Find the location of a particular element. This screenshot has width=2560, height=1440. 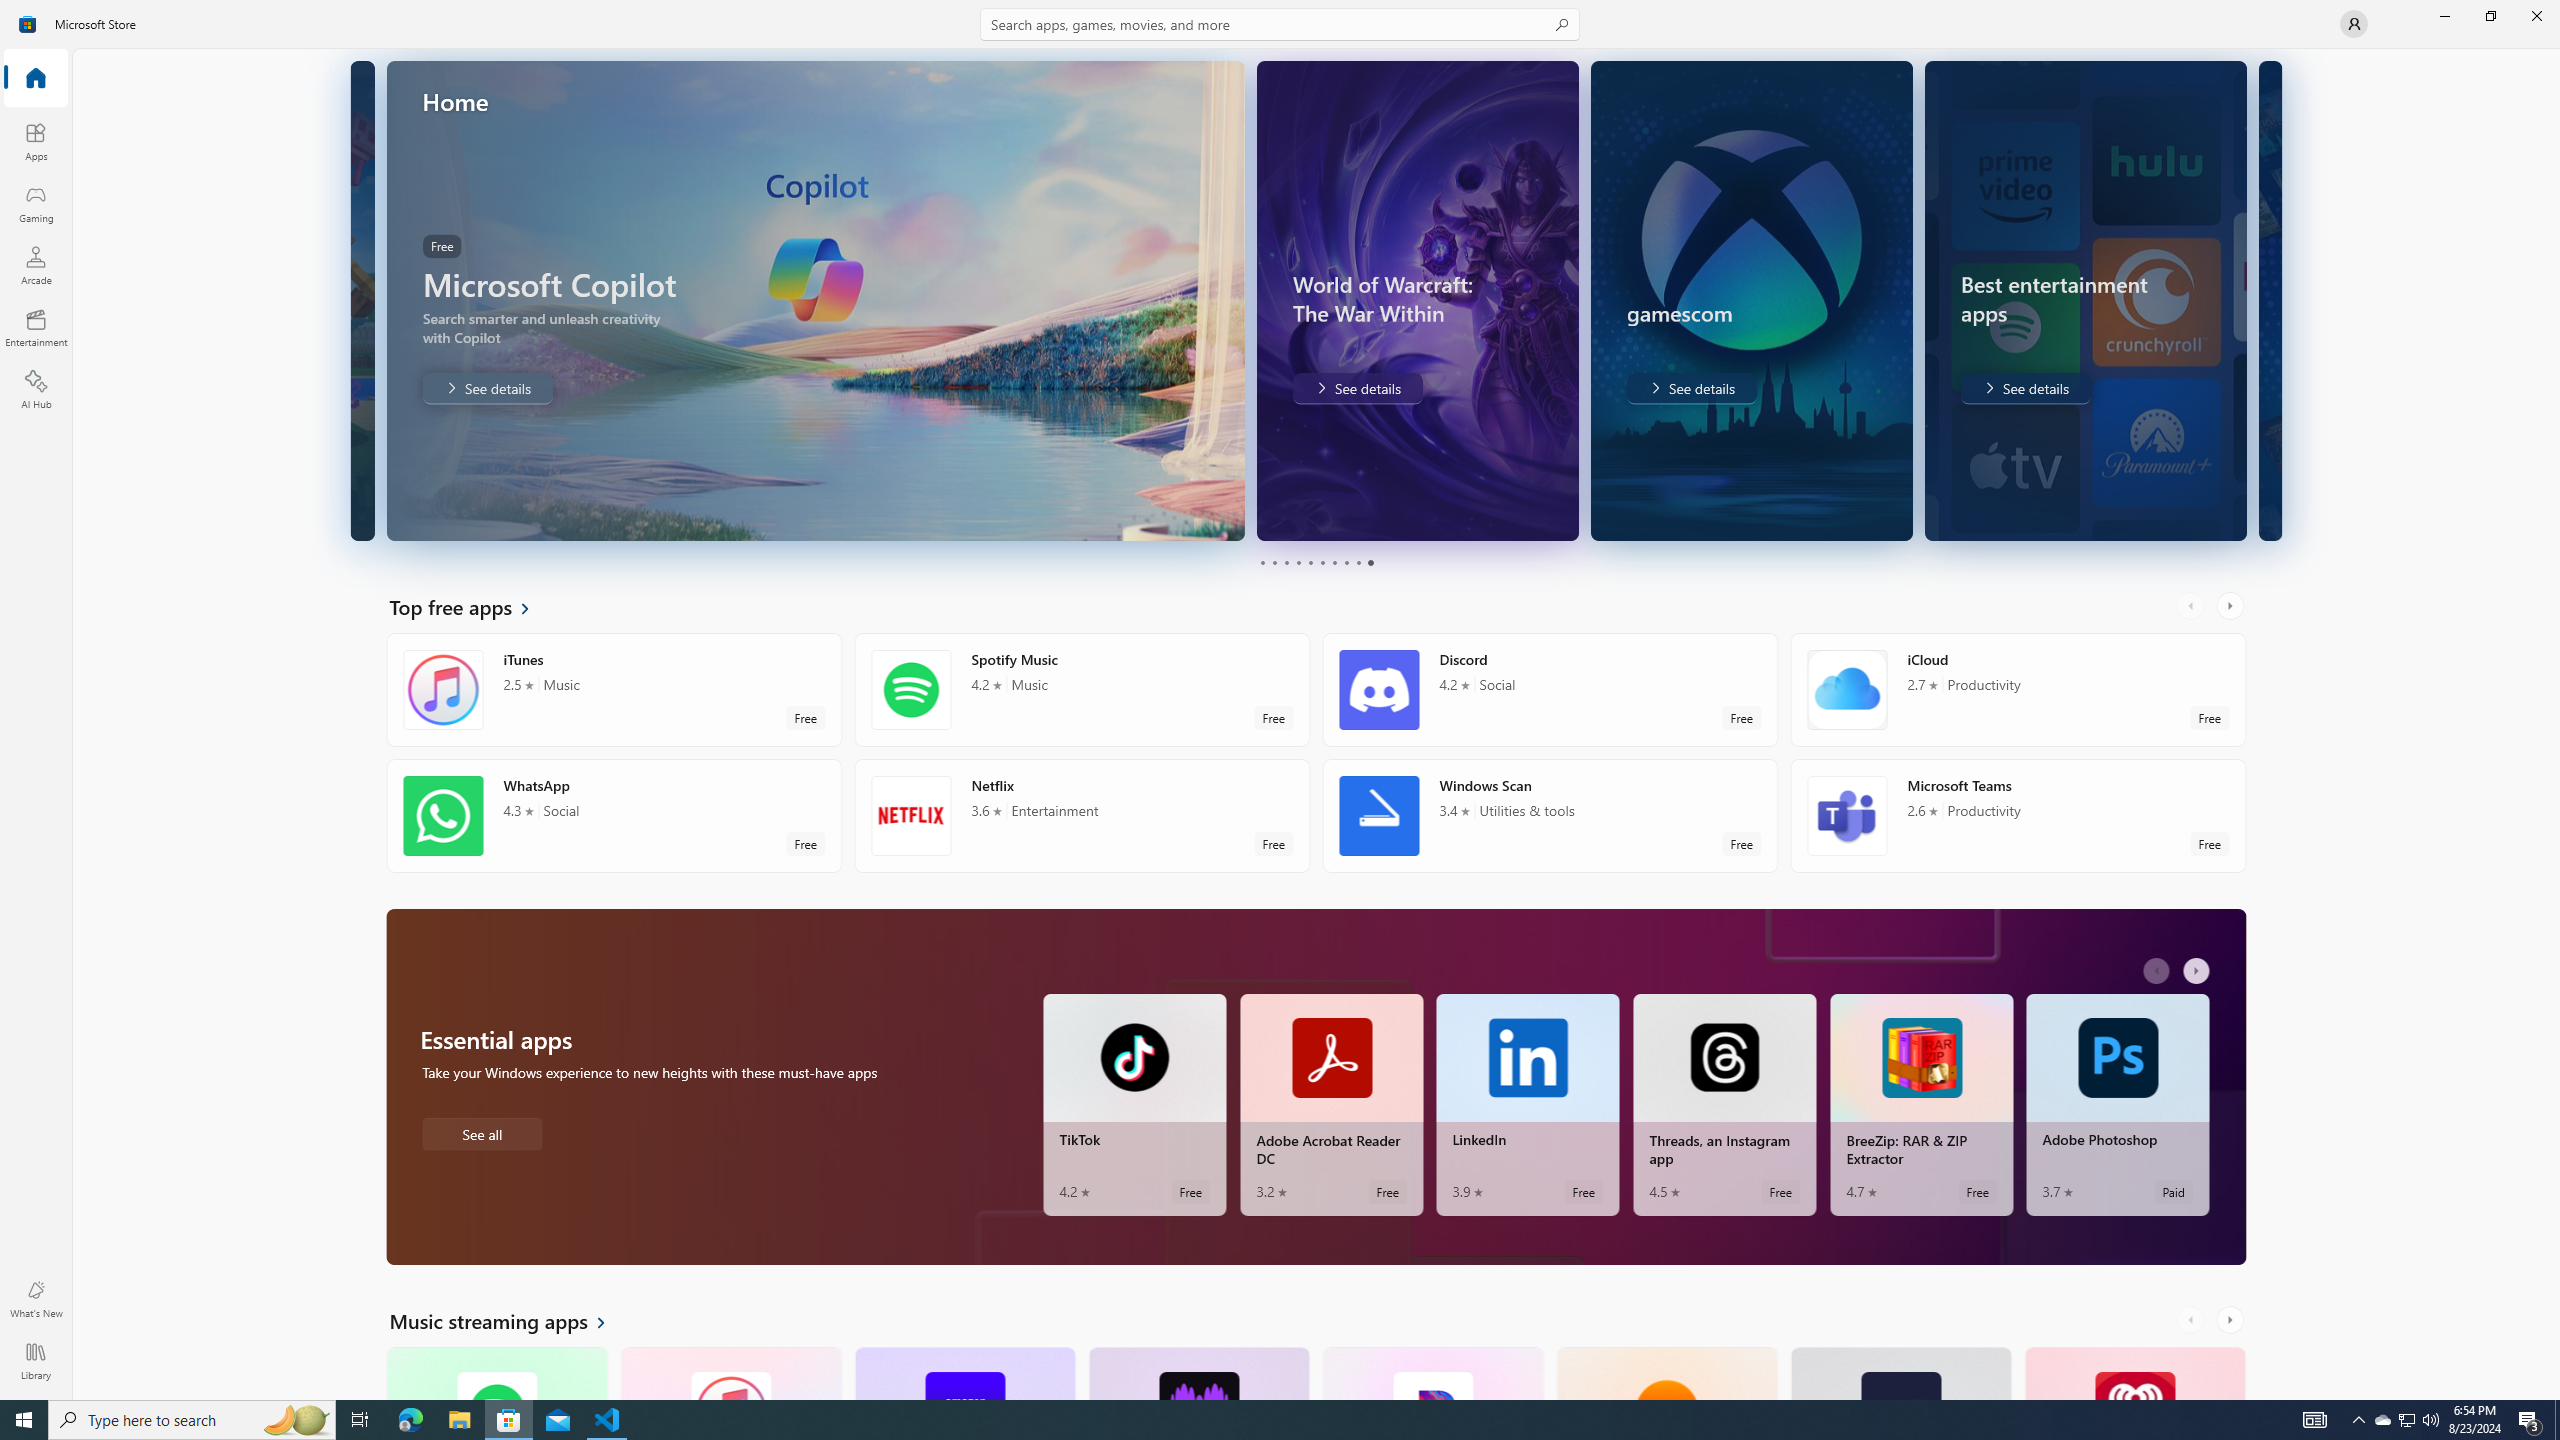

'LinkedIn. Average rating of 3.9 out of five stars. Free  ' is located at coordinates (1528, 1104).